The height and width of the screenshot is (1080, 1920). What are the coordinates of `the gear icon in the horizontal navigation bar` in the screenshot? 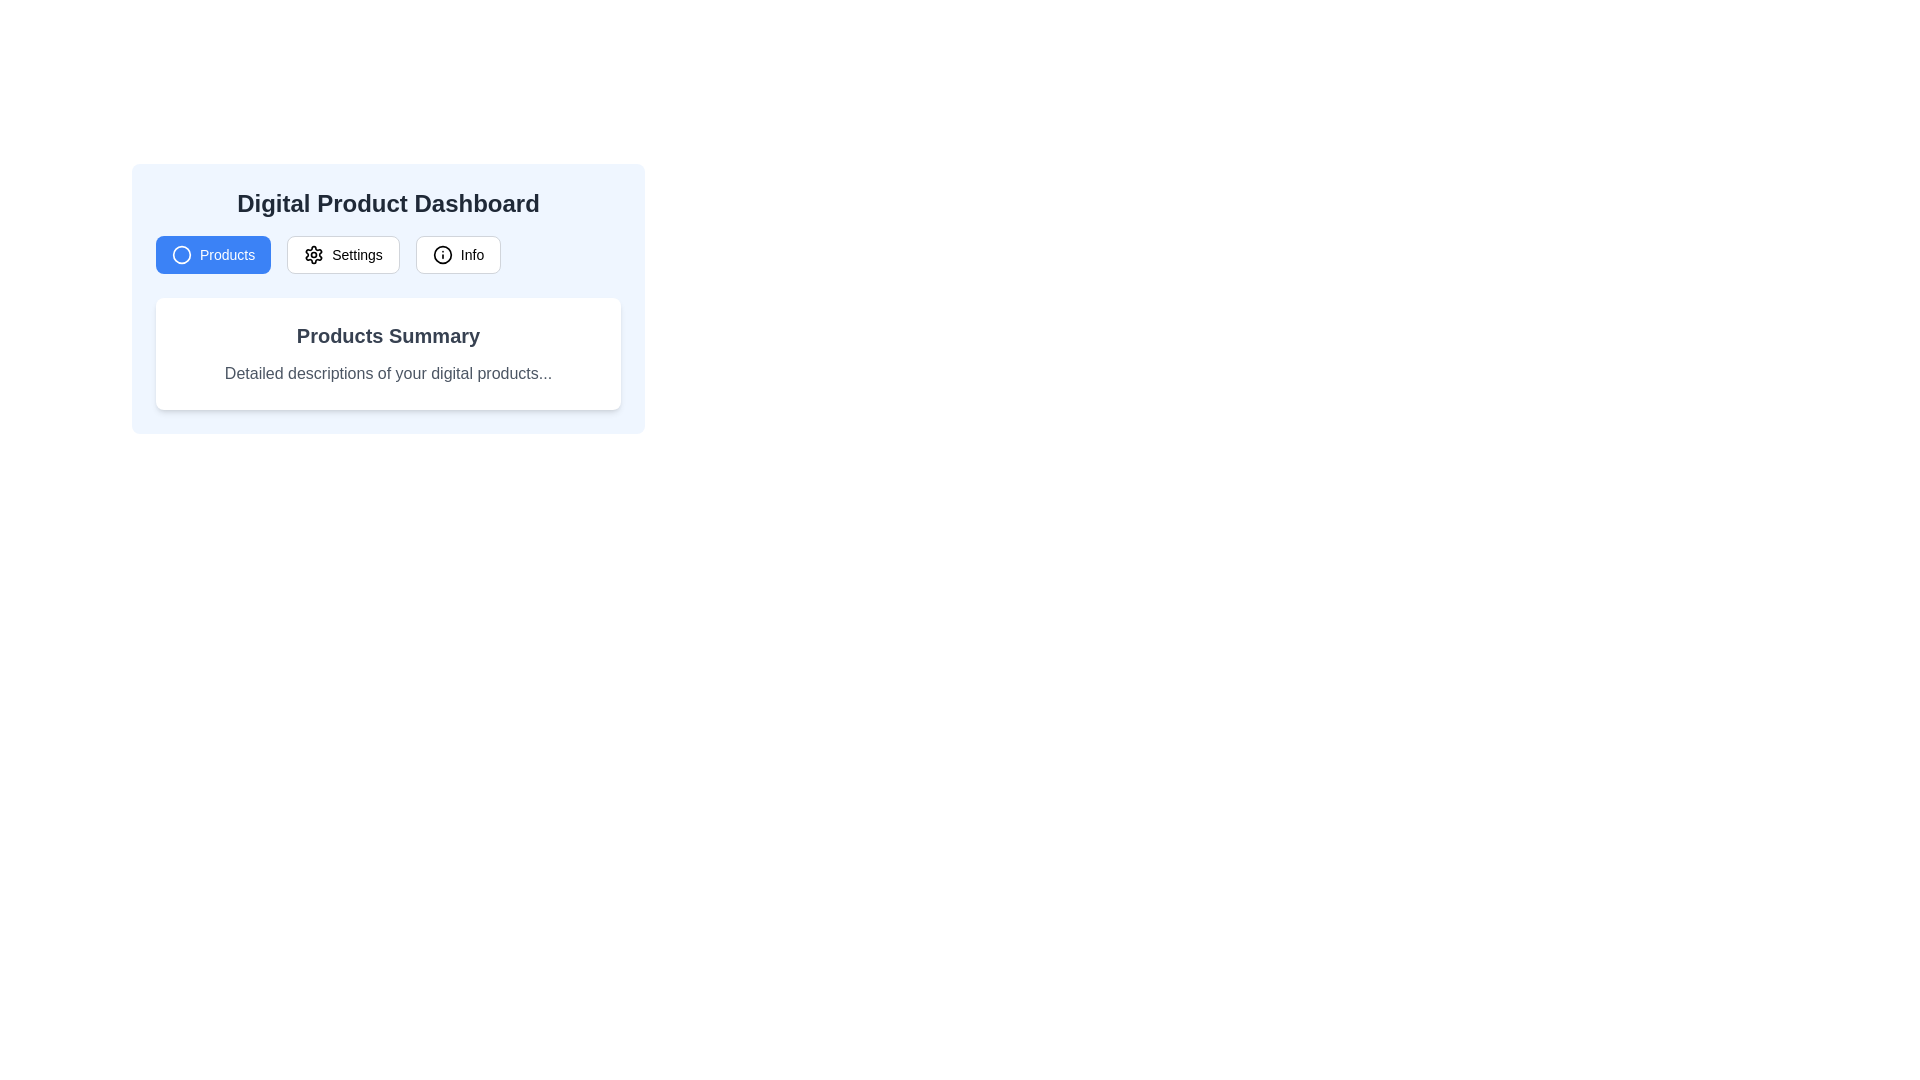 It's located at (313, 253).